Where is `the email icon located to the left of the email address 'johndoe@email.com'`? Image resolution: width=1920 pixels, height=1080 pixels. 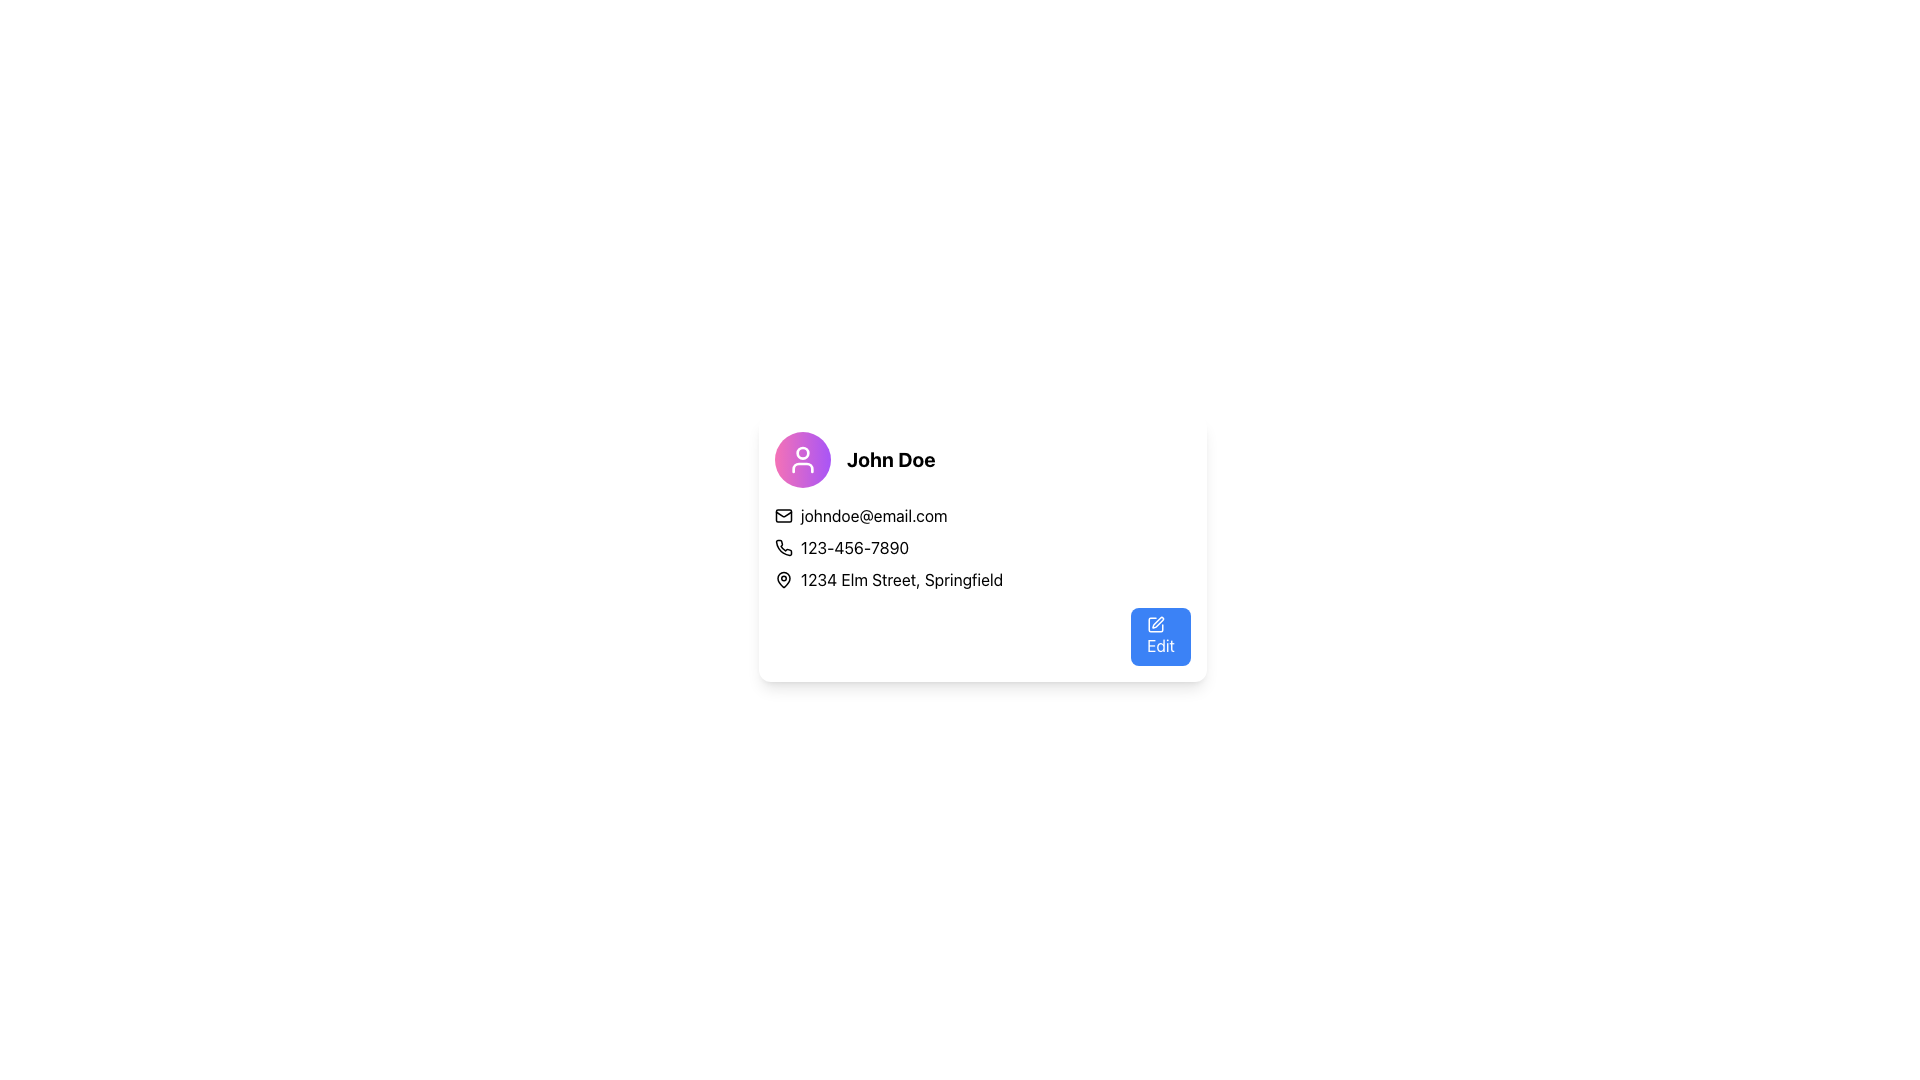
the email icon located to the left of the email address 'johndoe@email.com' is located at coordinates (782, 515).